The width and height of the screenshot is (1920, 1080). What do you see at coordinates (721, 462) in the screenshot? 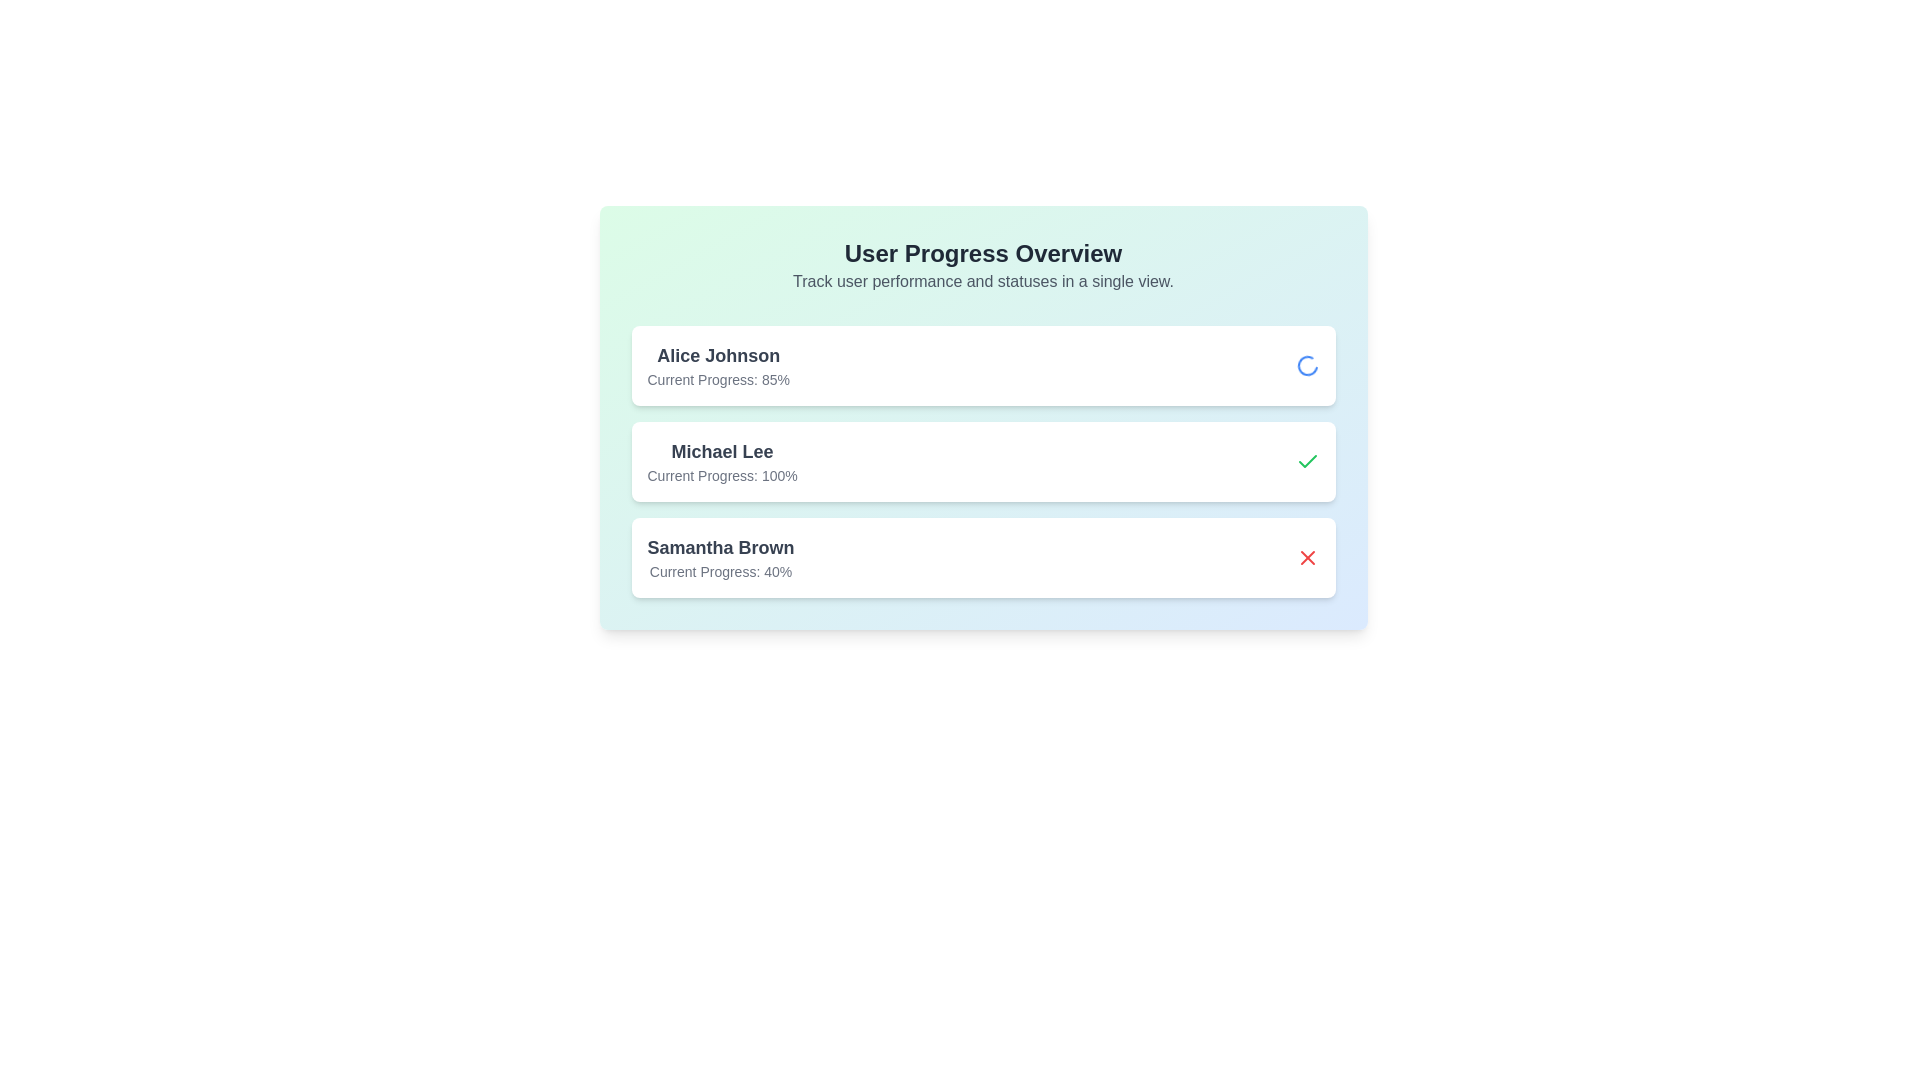
I see `the text block displaying 'Michael Lee' and 'Current Progress: 100%' in the second card of the user progress statuses list` at bounding box center [721, 462].